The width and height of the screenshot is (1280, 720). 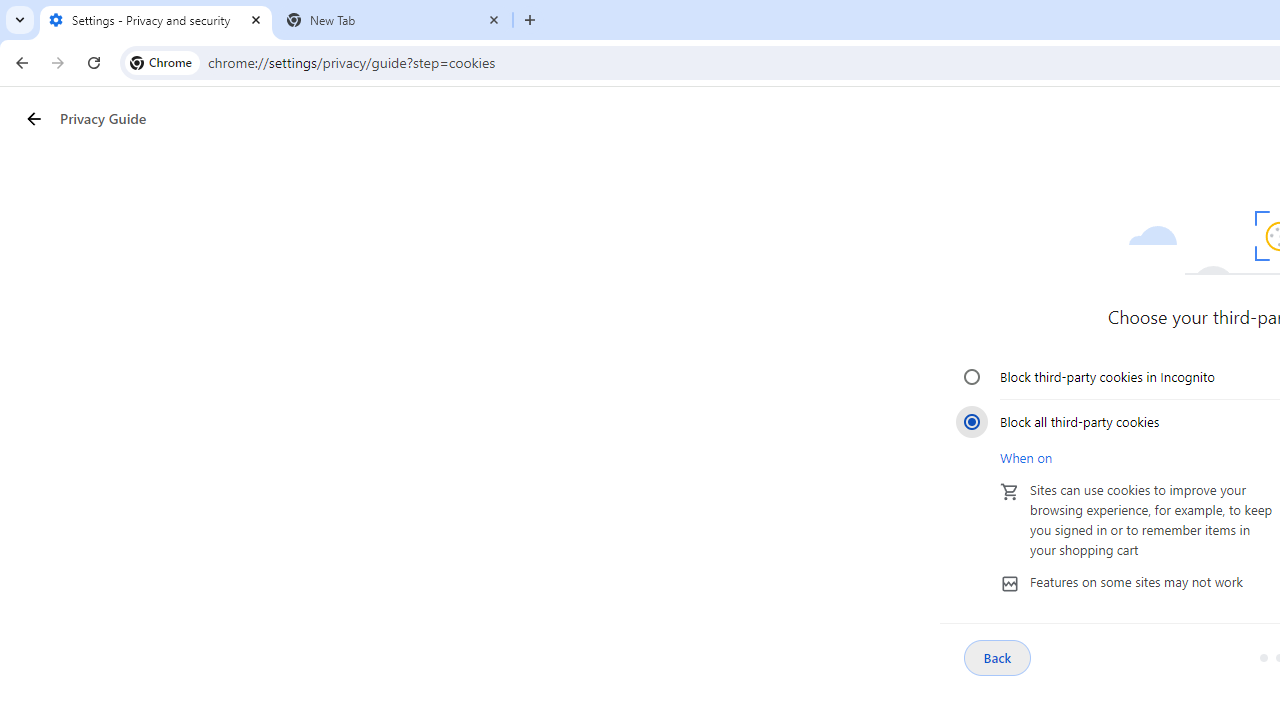 What do you see at coordinates (155, 20) in the screenshot?
I see `'Settings - Privacy and security'` at bounding box center [155, 20].